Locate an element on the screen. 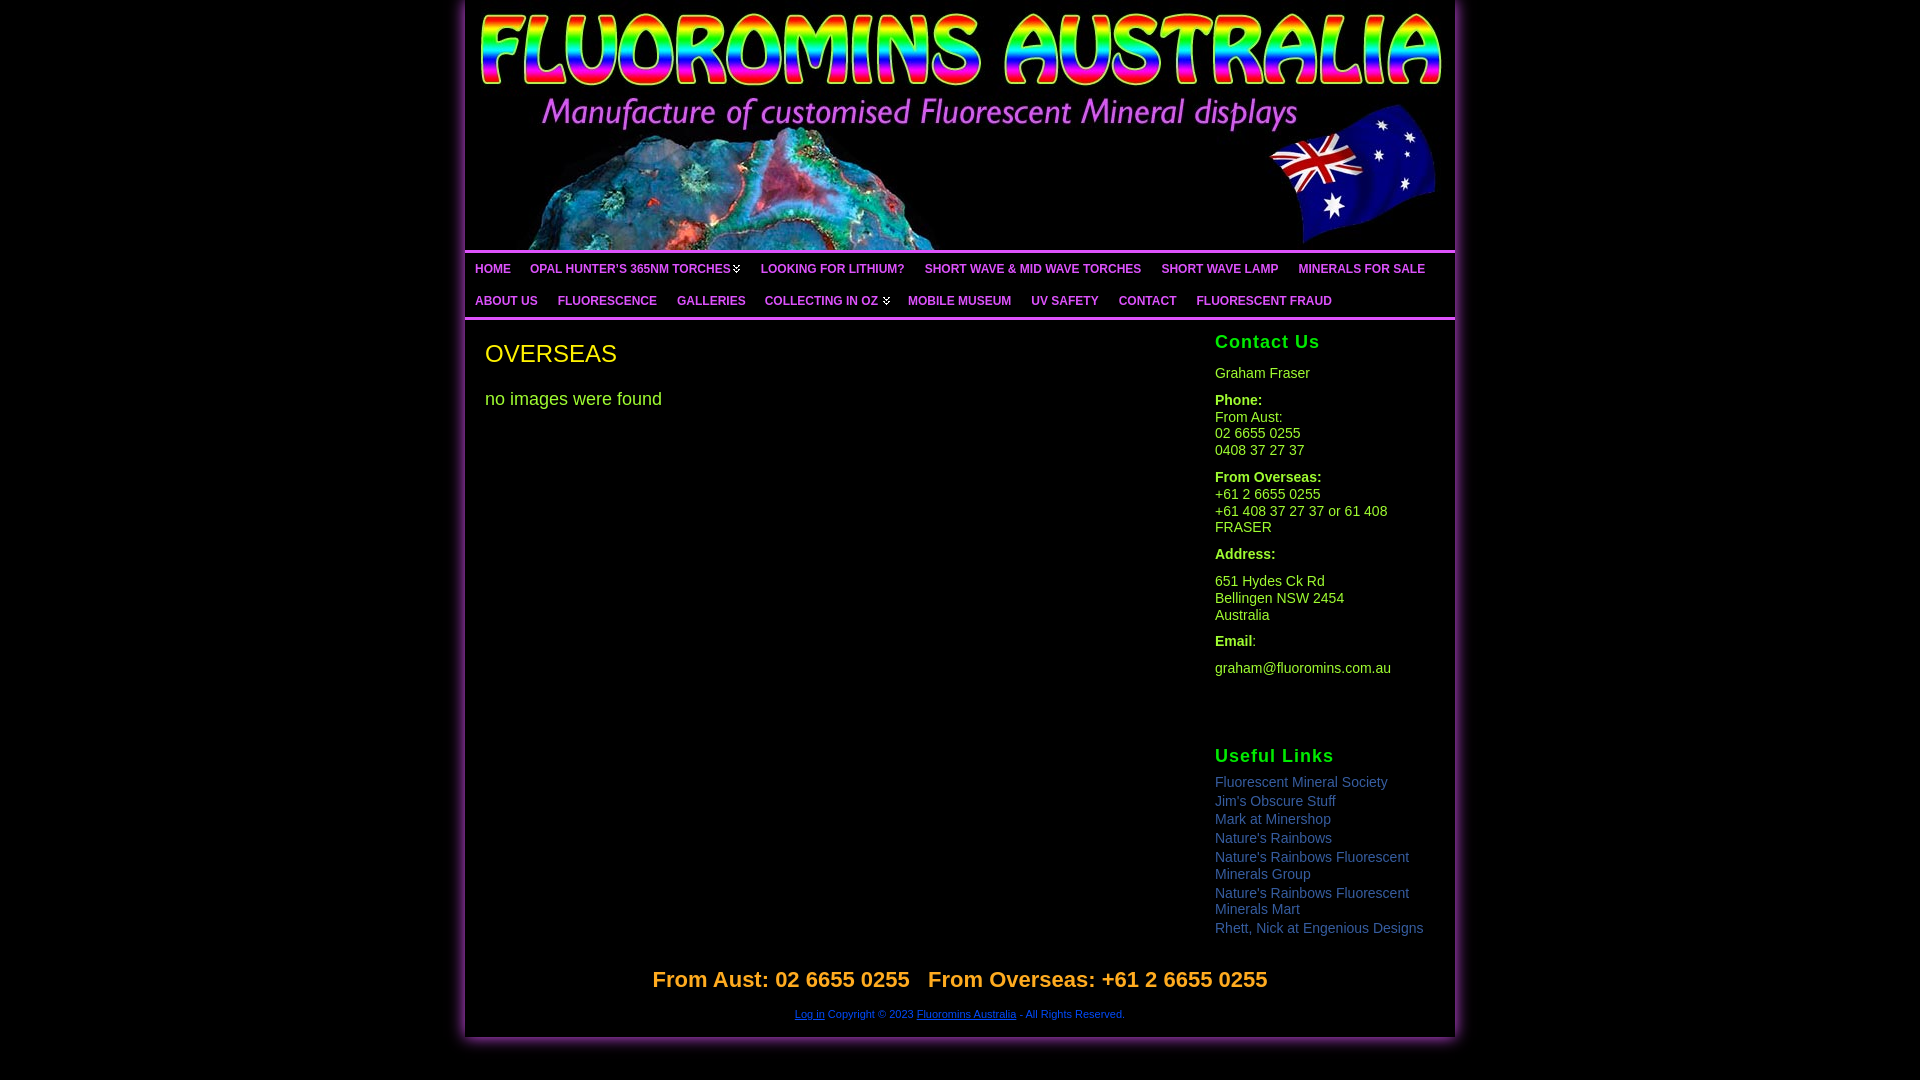  'MOBILE MUSEUM' is located at coordinates (896, 300).